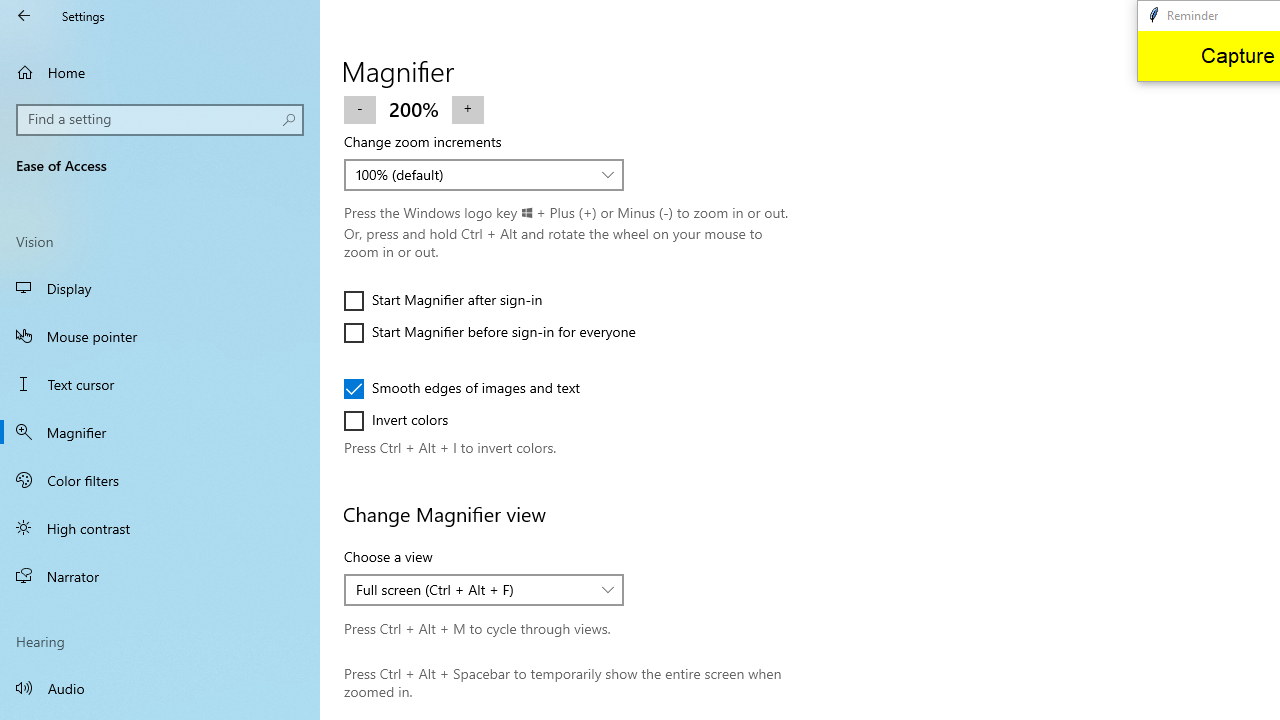 This screenshot has height=720, width=1280. Describe the element at coordinates (472, 173) in the screenshot. I see `'100% (default)'` at that location.